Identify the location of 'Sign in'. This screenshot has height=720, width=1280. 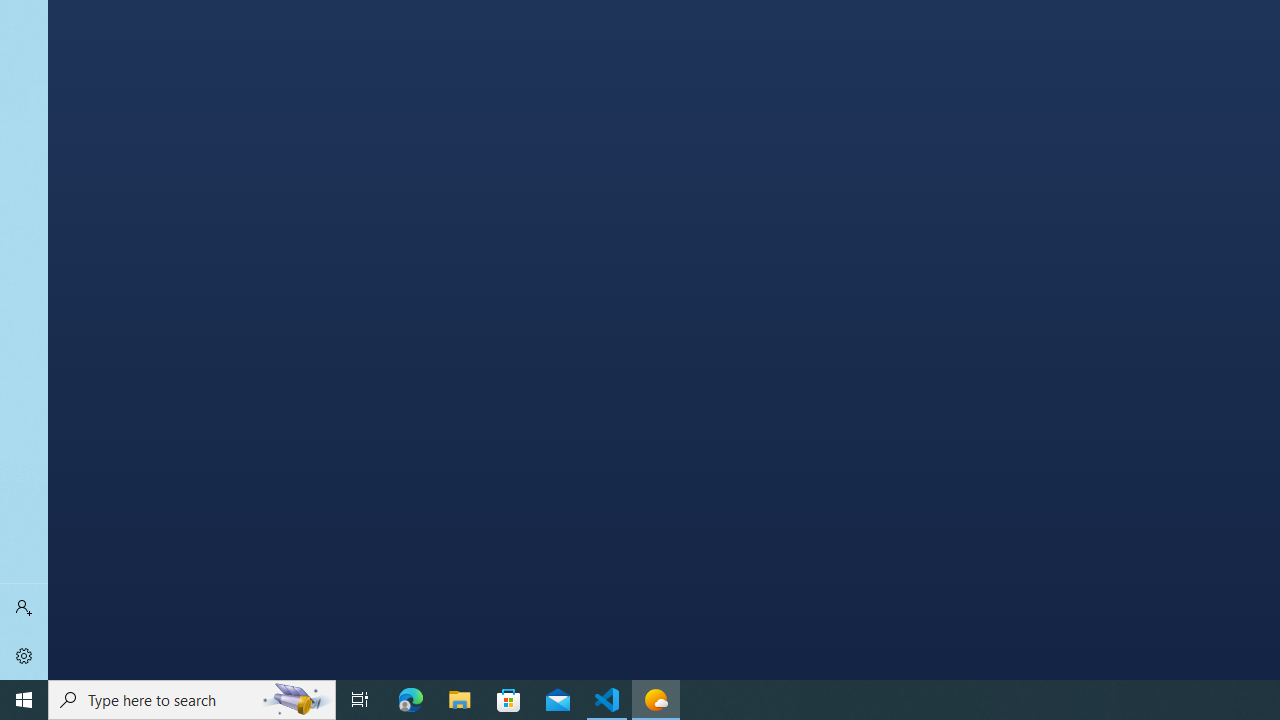
(24, 607).